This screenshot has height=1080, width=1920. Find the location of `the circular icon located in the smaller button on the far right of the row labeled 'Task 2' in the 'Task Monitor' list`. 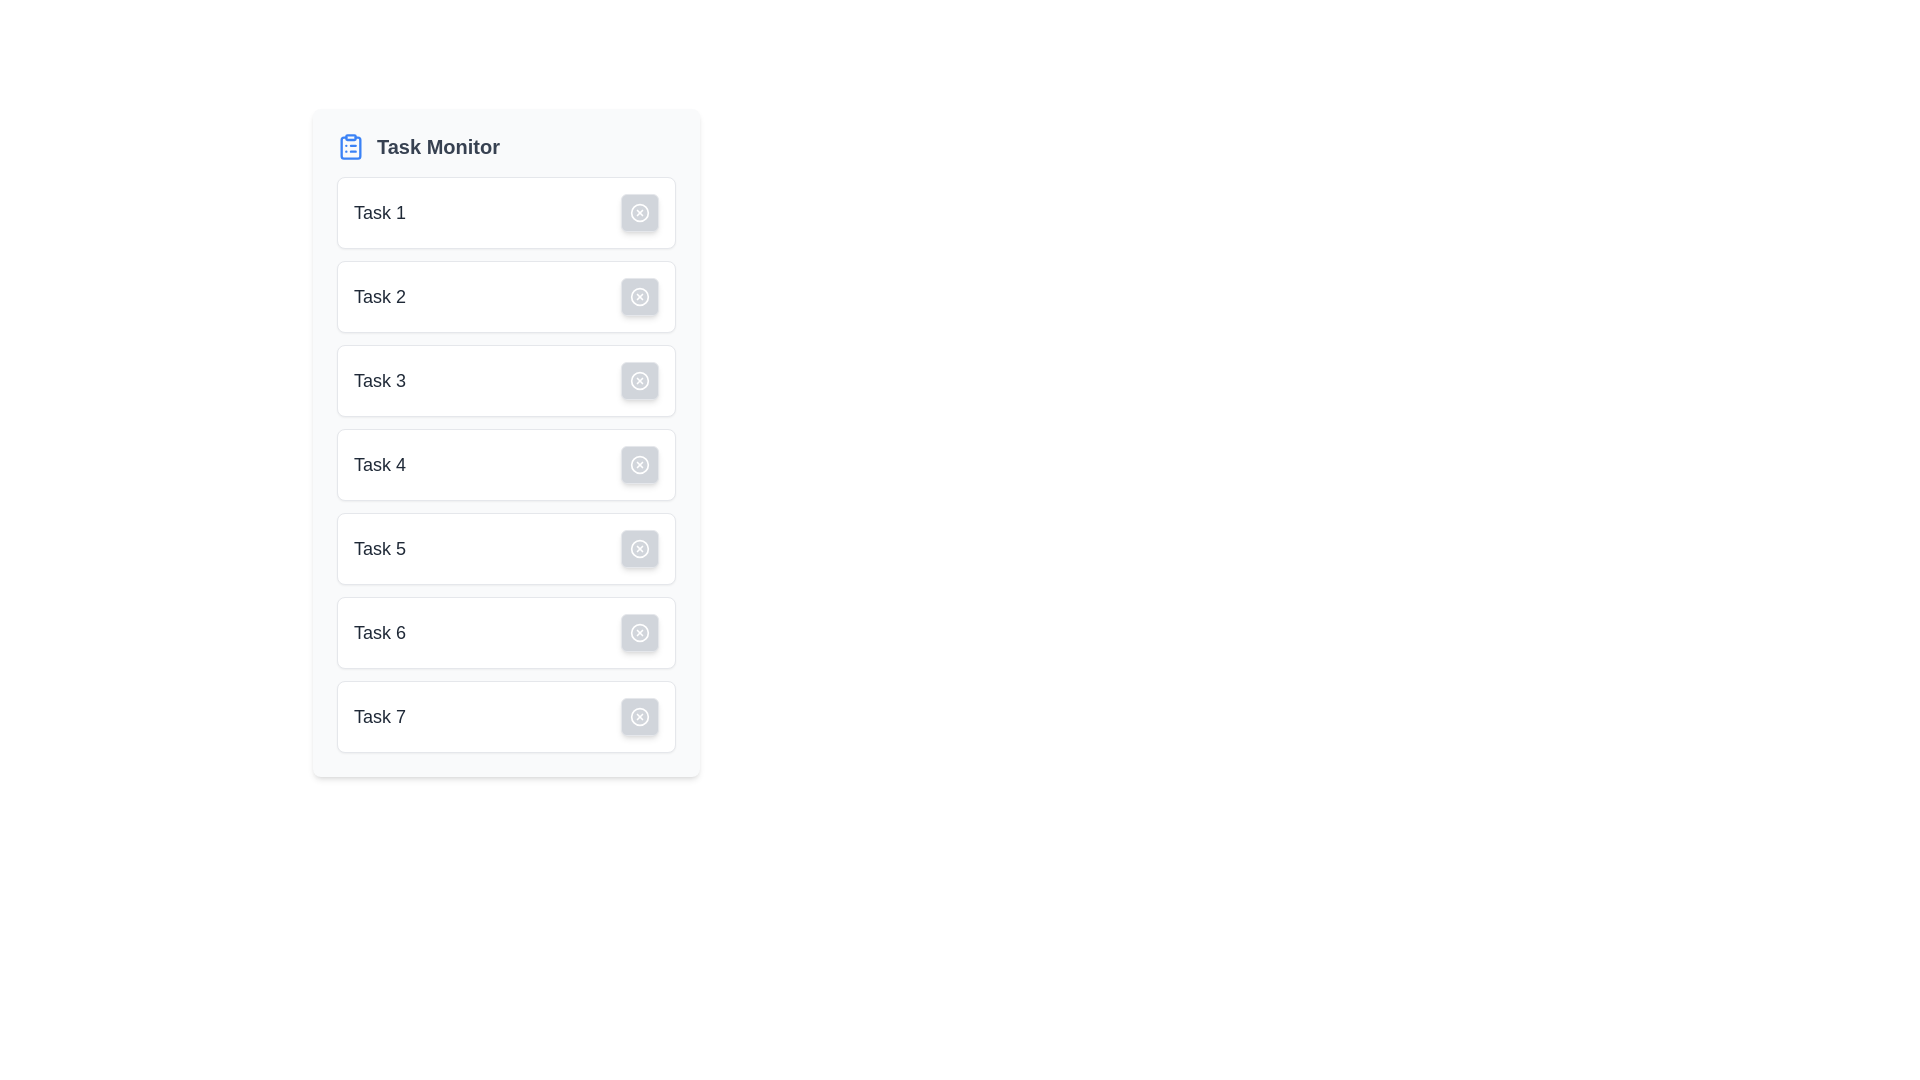

the circular icon located in the smaller button on the far right of the row labeled 'Task 2' in the 'Task Monitor' list is located at coordinates (638, 297).